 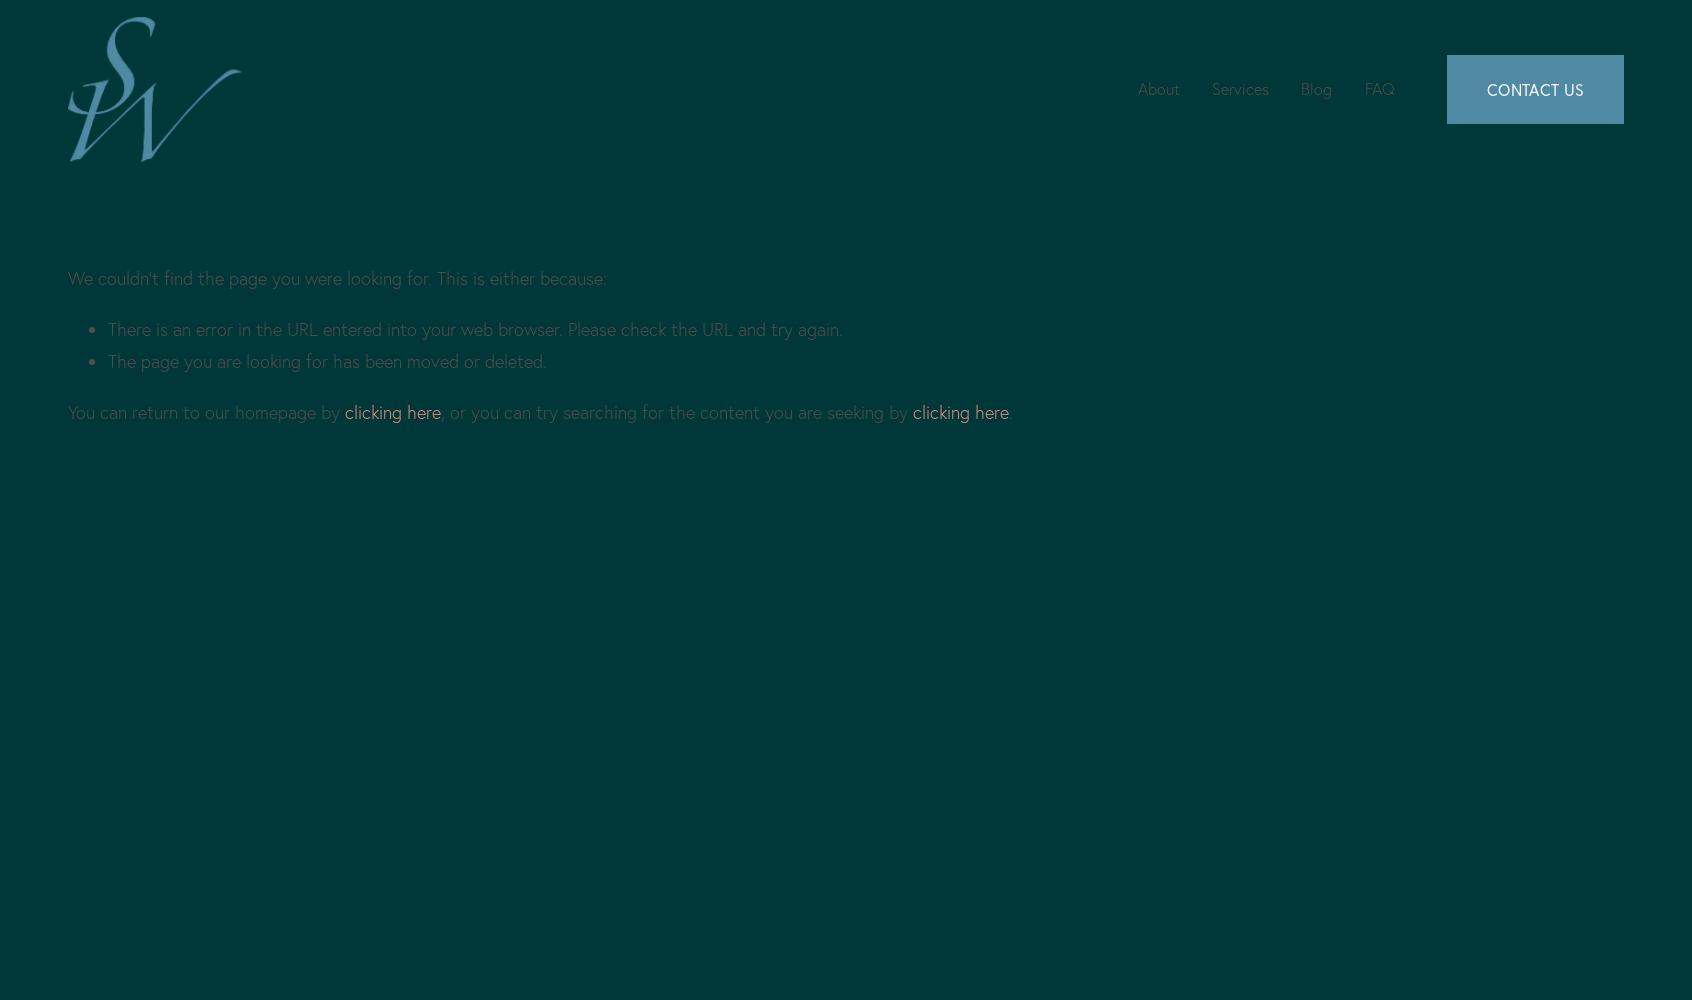 What do you see at coordinates (1006, 411) in the screenshot?
I see `'.'` at bounding box center [1006, 411].